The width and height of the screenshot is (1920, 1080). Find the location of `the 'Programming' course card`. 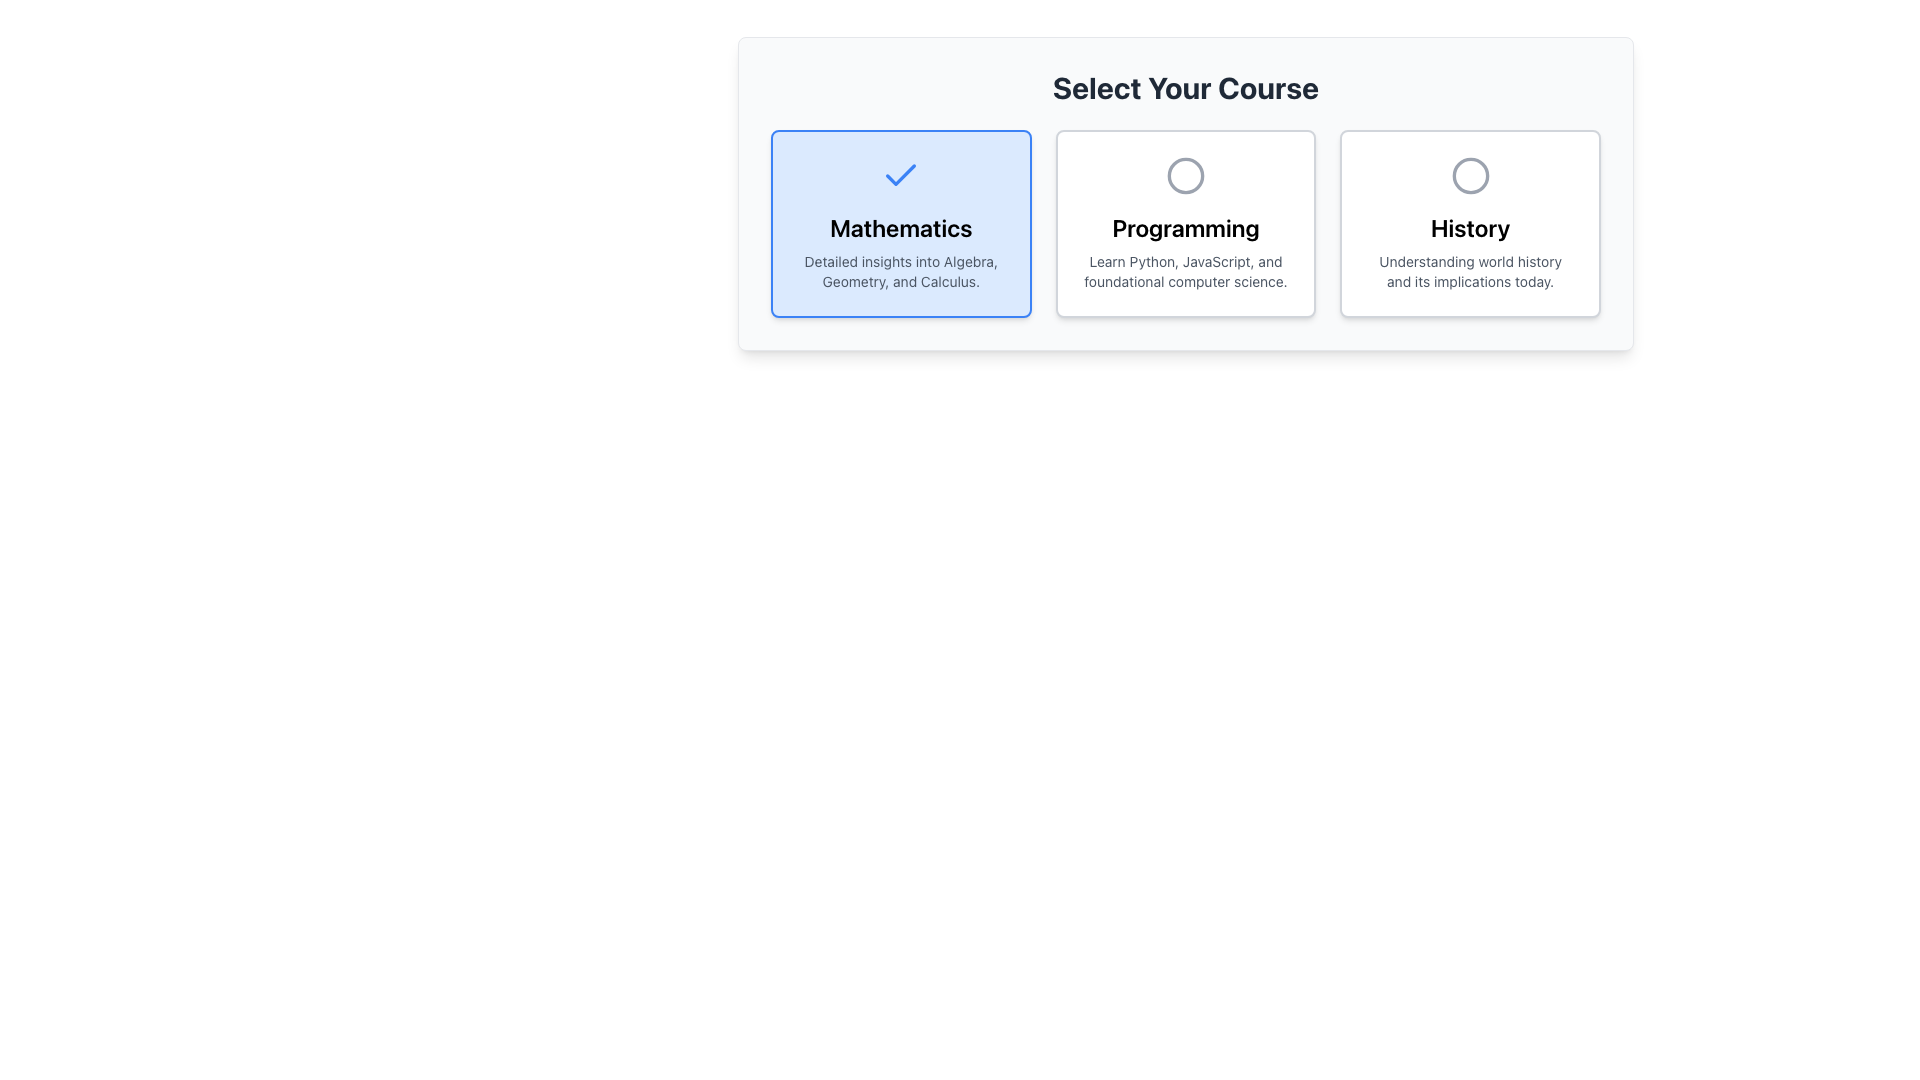

the 'Programming' course card is located at coordinates (1185, 223).